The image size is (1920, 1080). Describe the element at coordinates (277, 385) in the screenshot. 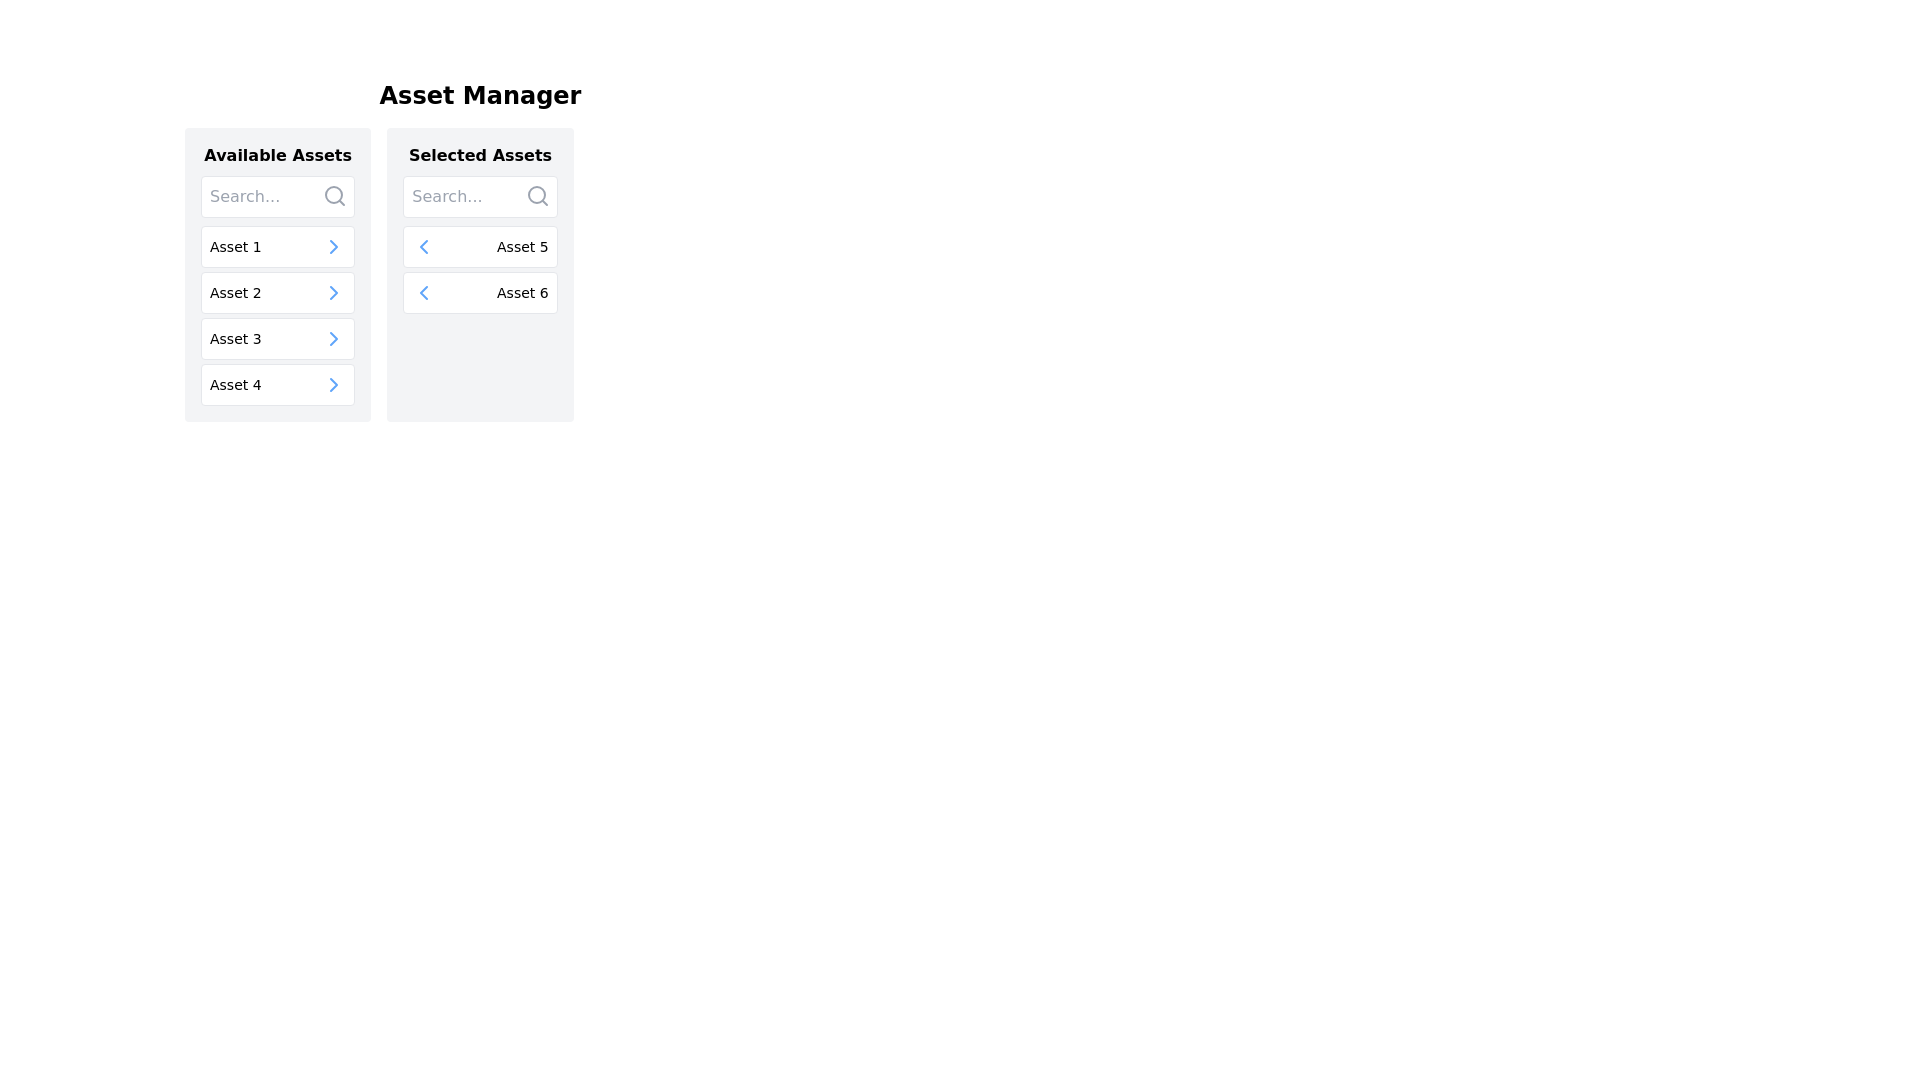

I see `the list item labeled 'Asset 4', which is a rectangular component with a white background and rounded corners, located in the left column titled 'Available Assets'` at that location.